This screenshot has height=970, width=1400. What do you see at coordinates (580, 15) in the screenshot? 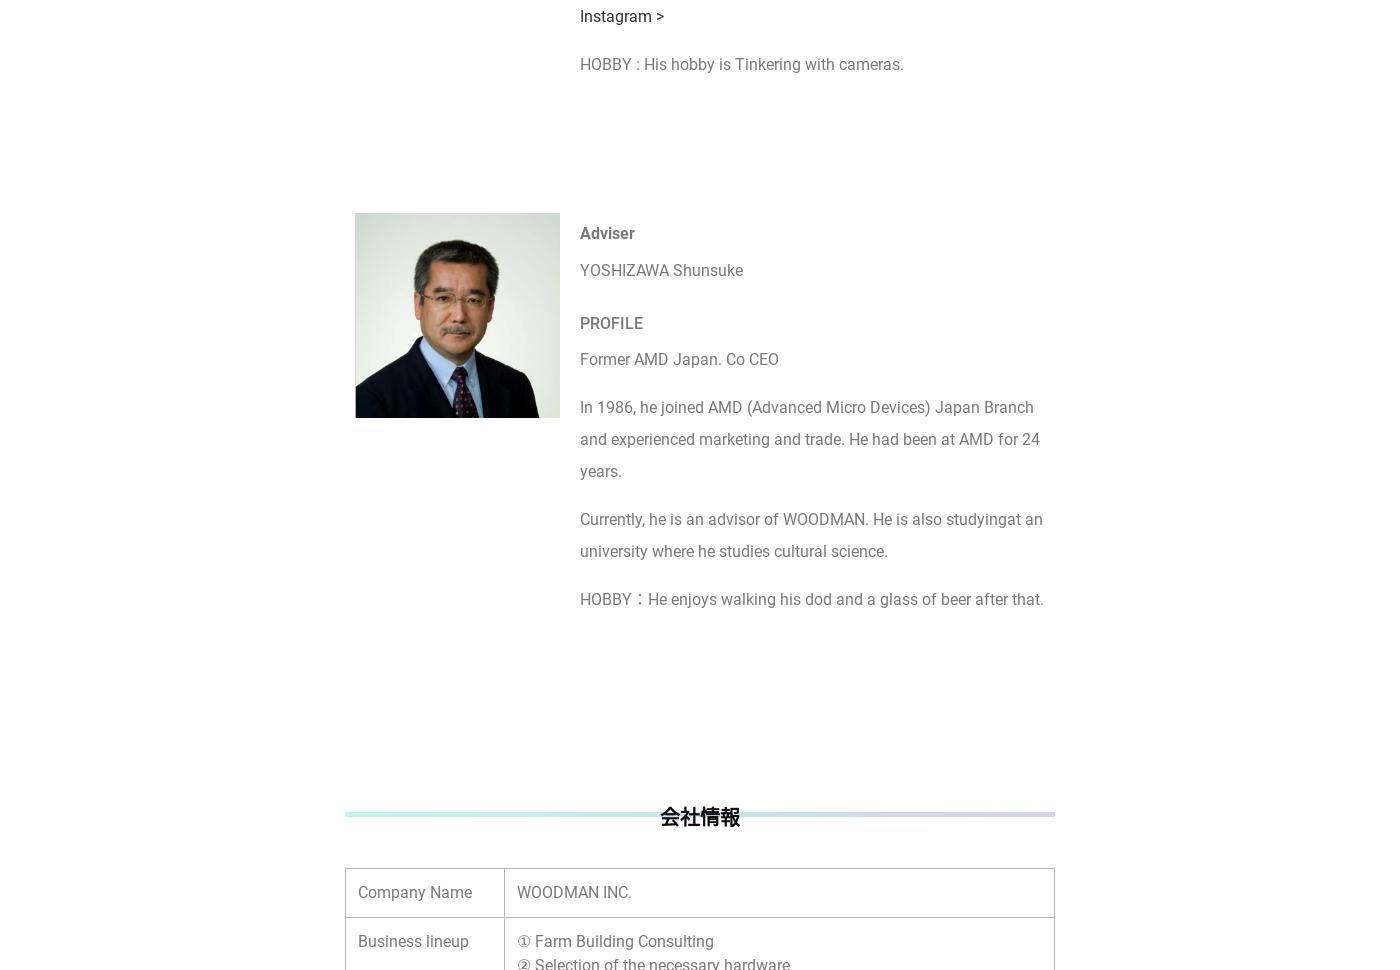
I see `'Instagram >'` at bounding box center [580, 15].